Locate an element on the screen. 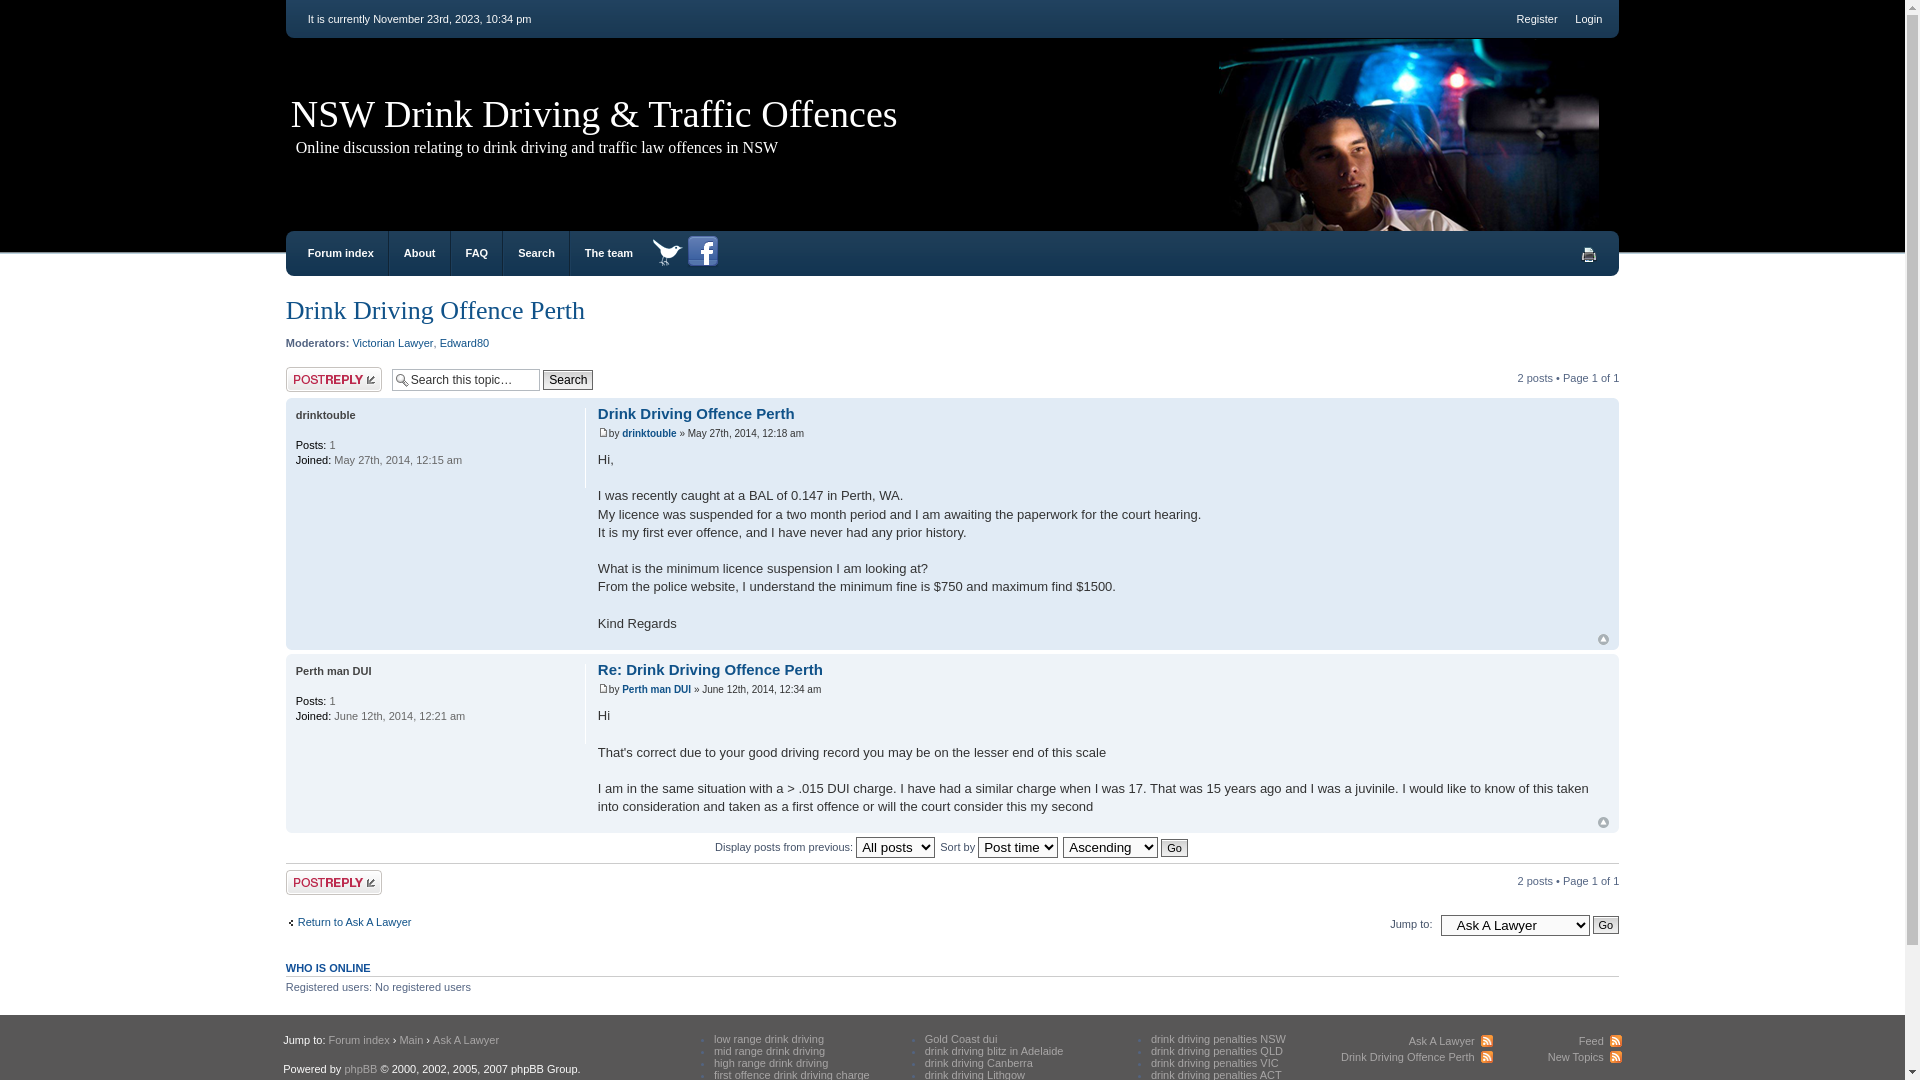  'mid range drink driving' is located at coordinates (714, 1049).